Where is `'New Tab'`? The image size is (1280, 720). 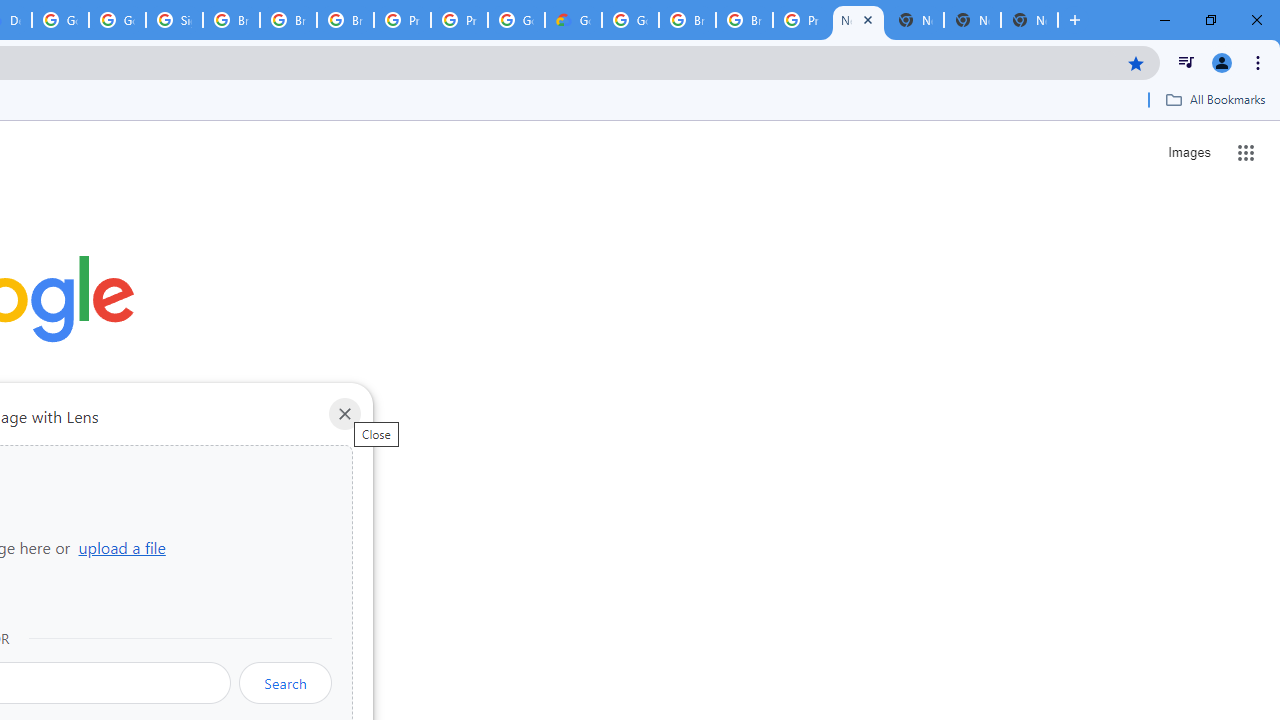
'New Tab' is located at coordinates (858, 20).